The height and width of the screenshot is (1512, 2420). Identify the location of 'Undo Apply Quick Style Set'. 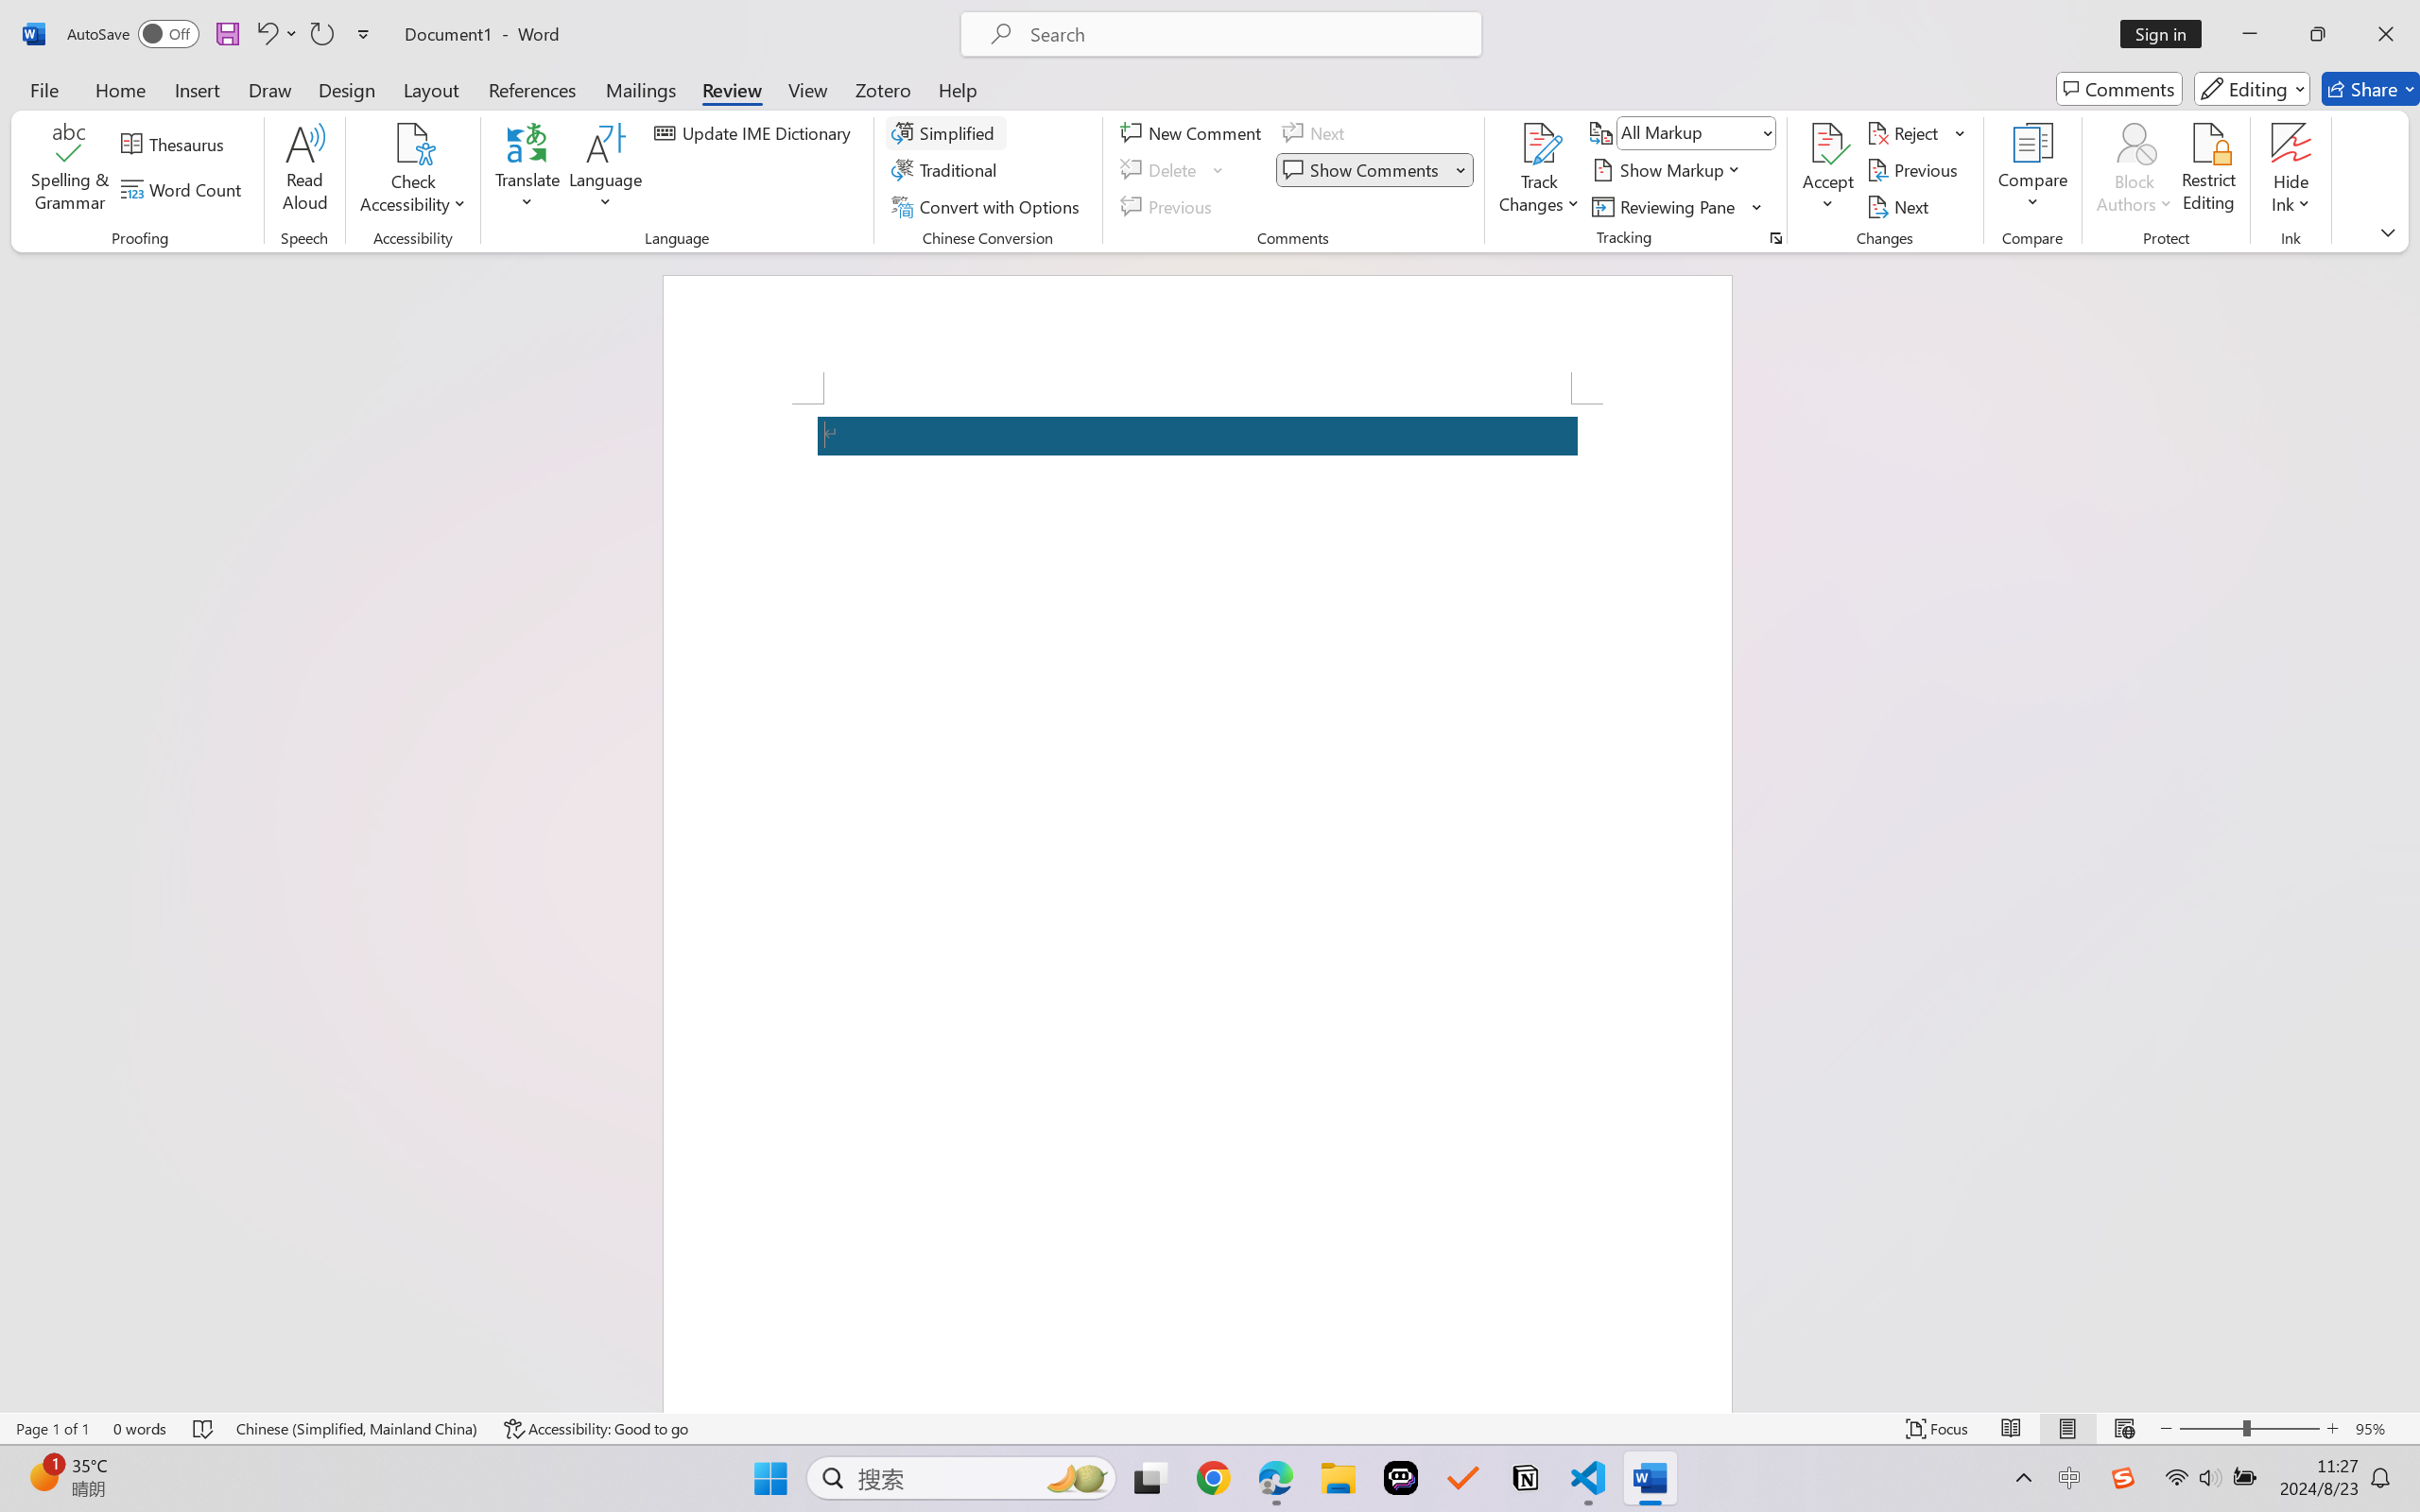
(265, 33).